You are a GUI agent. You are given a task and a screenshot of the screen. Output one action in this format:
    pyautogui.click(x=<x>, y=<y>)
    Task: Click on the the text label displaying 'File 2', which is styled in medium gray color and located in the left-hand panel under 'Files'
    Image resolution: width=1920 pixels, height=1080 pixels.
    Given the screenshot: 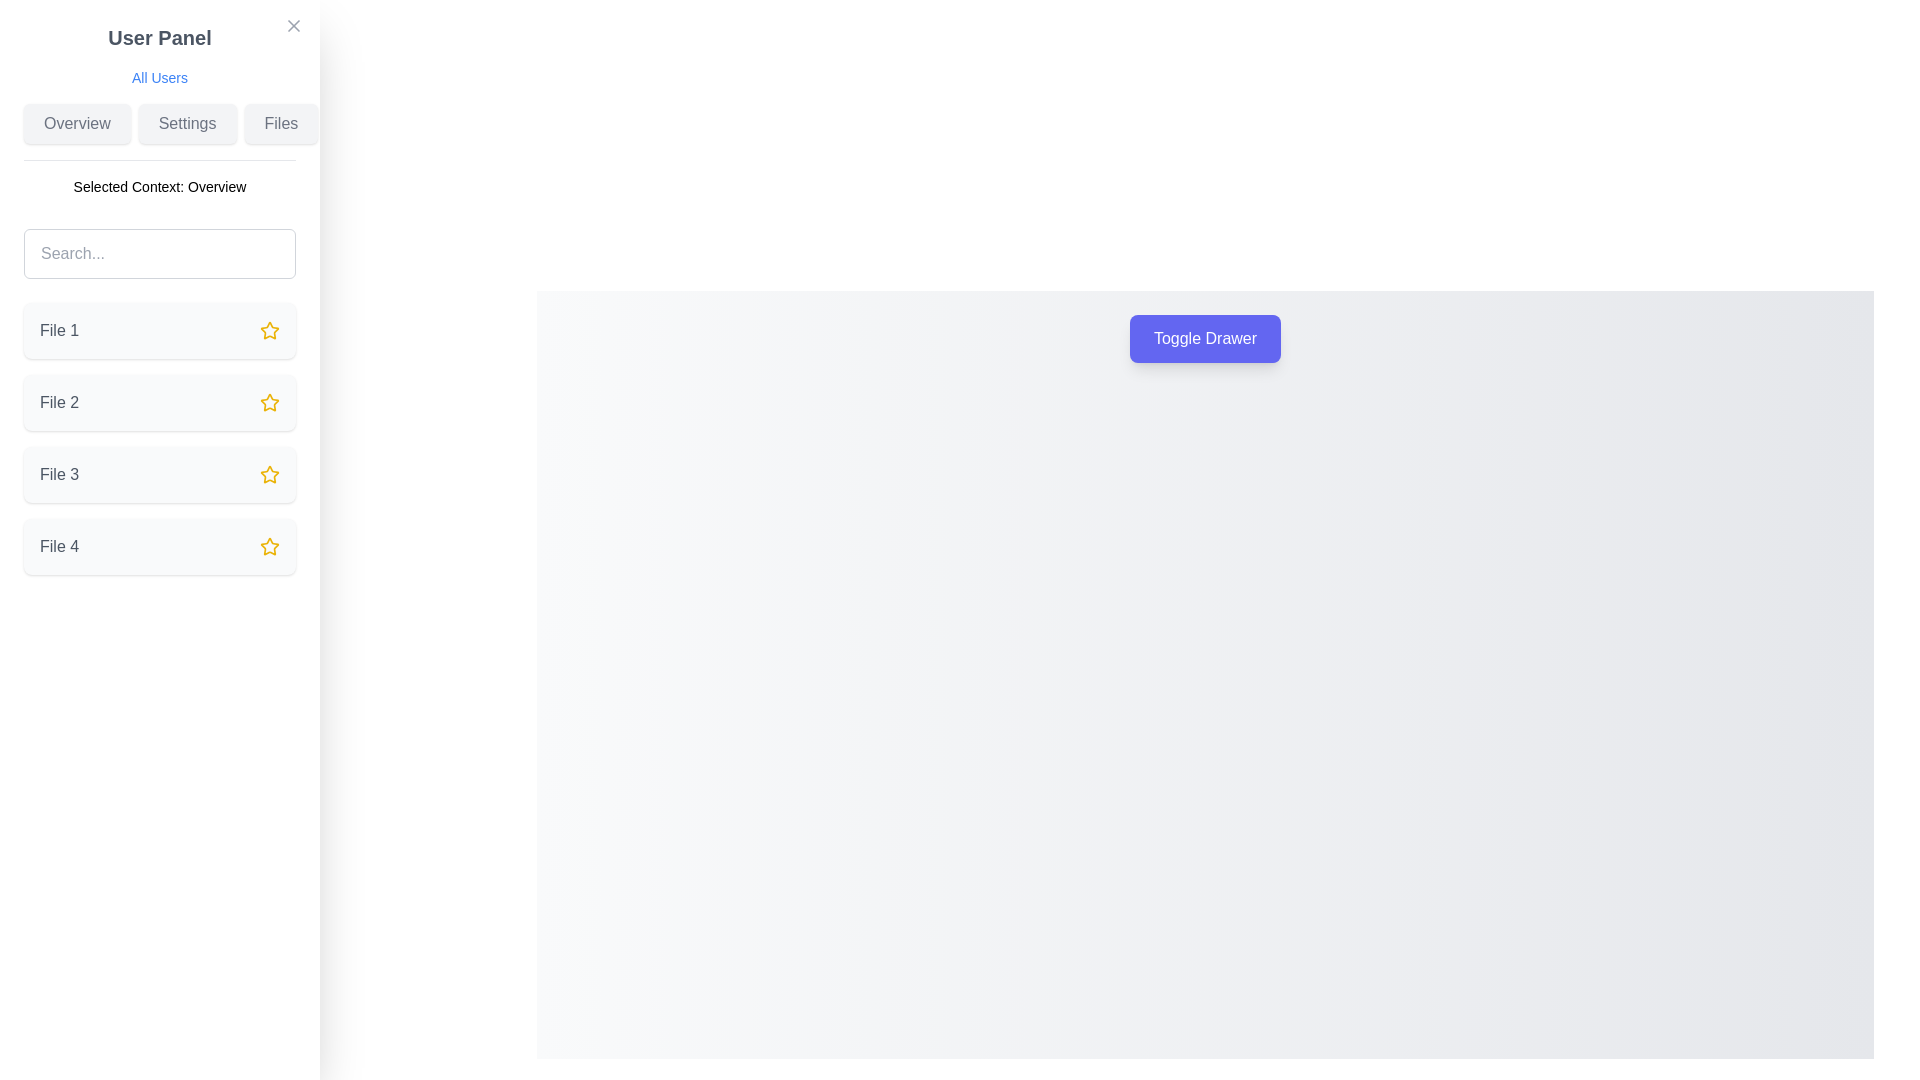 What is the action you would take?
    pyautogui.click(x=59, y=402)
    